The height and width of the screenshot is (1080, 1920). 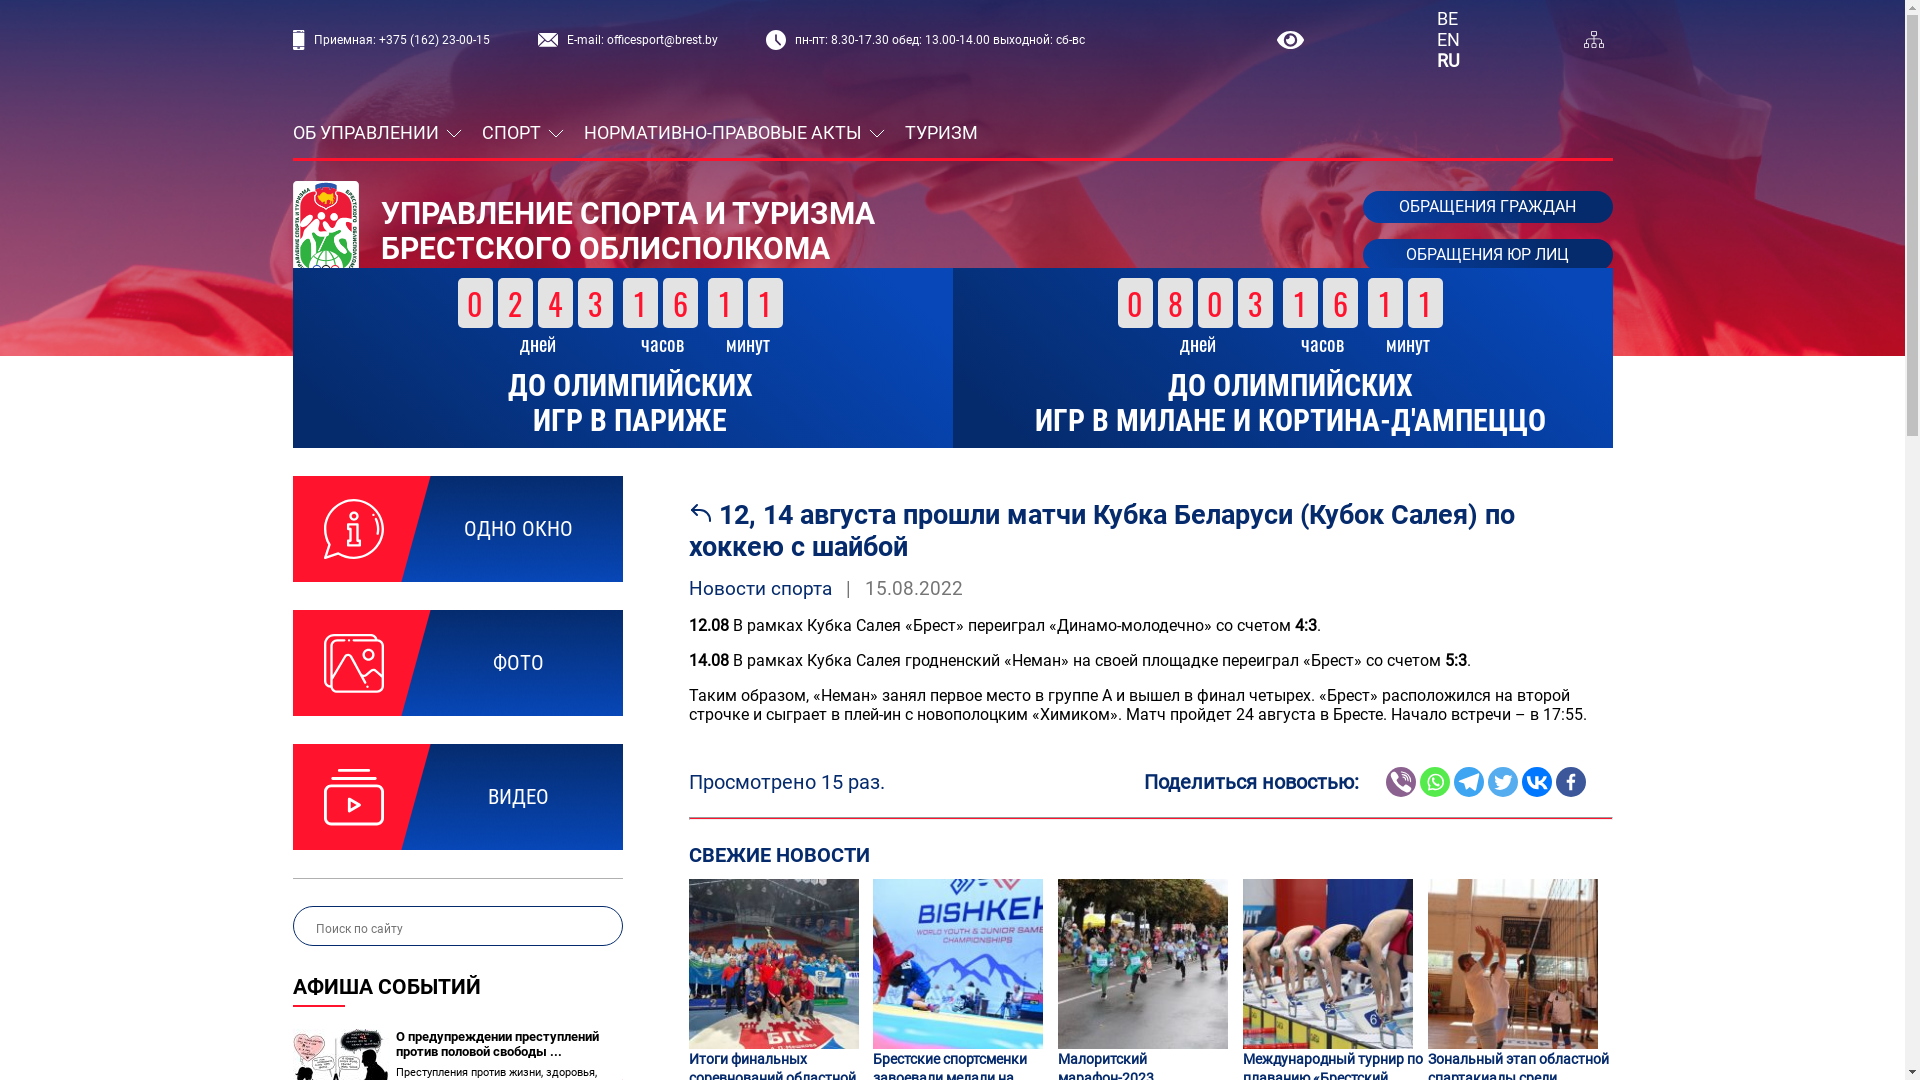 What do you see at coordinates (1502, 781) in the screenshot?
I see `'Twitter'` at bounding box center [1502, 781].